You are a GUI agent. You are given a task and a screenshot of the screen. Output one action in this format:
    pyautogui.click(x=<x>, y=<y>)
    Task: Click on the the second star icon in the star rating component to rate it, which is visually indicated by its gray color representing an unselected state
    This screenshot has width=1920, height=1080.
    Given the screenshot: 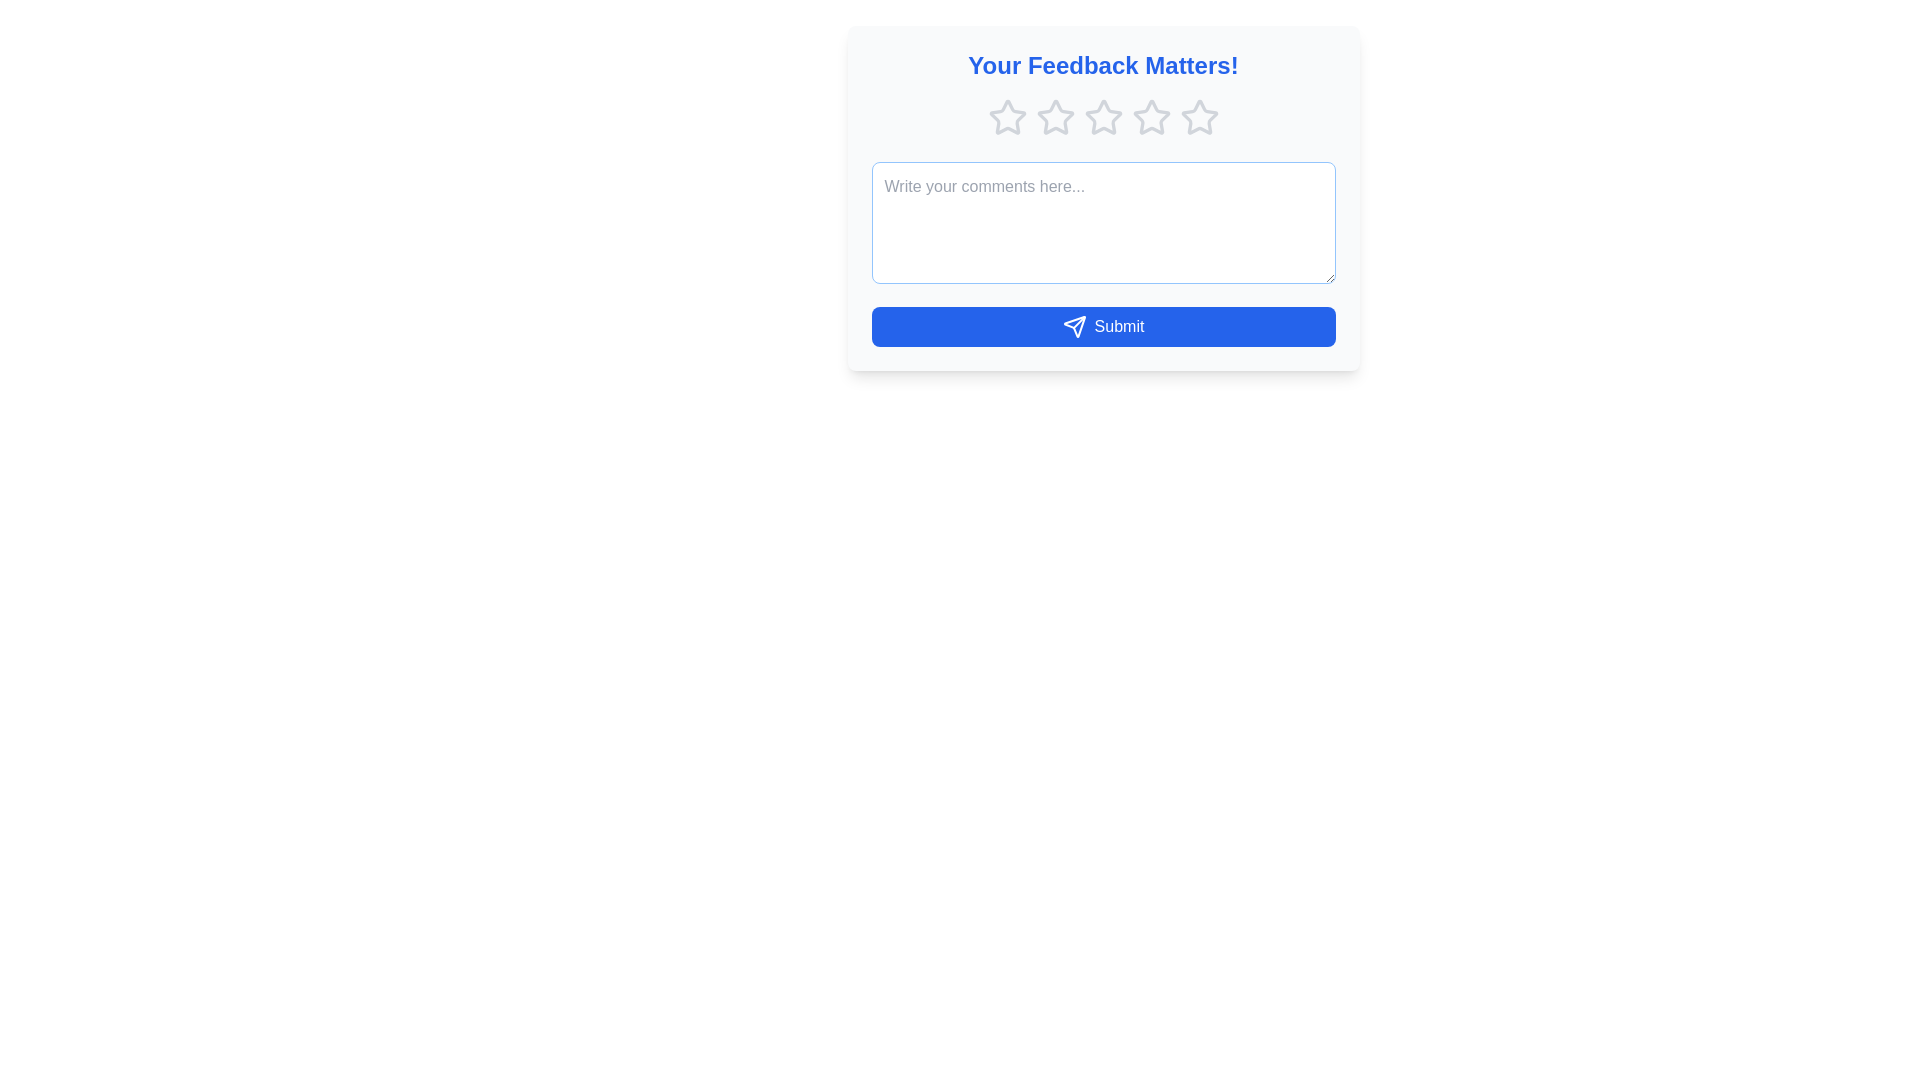 What is the action you would take?
    pyautogui.click(x=1102, y=117)
    